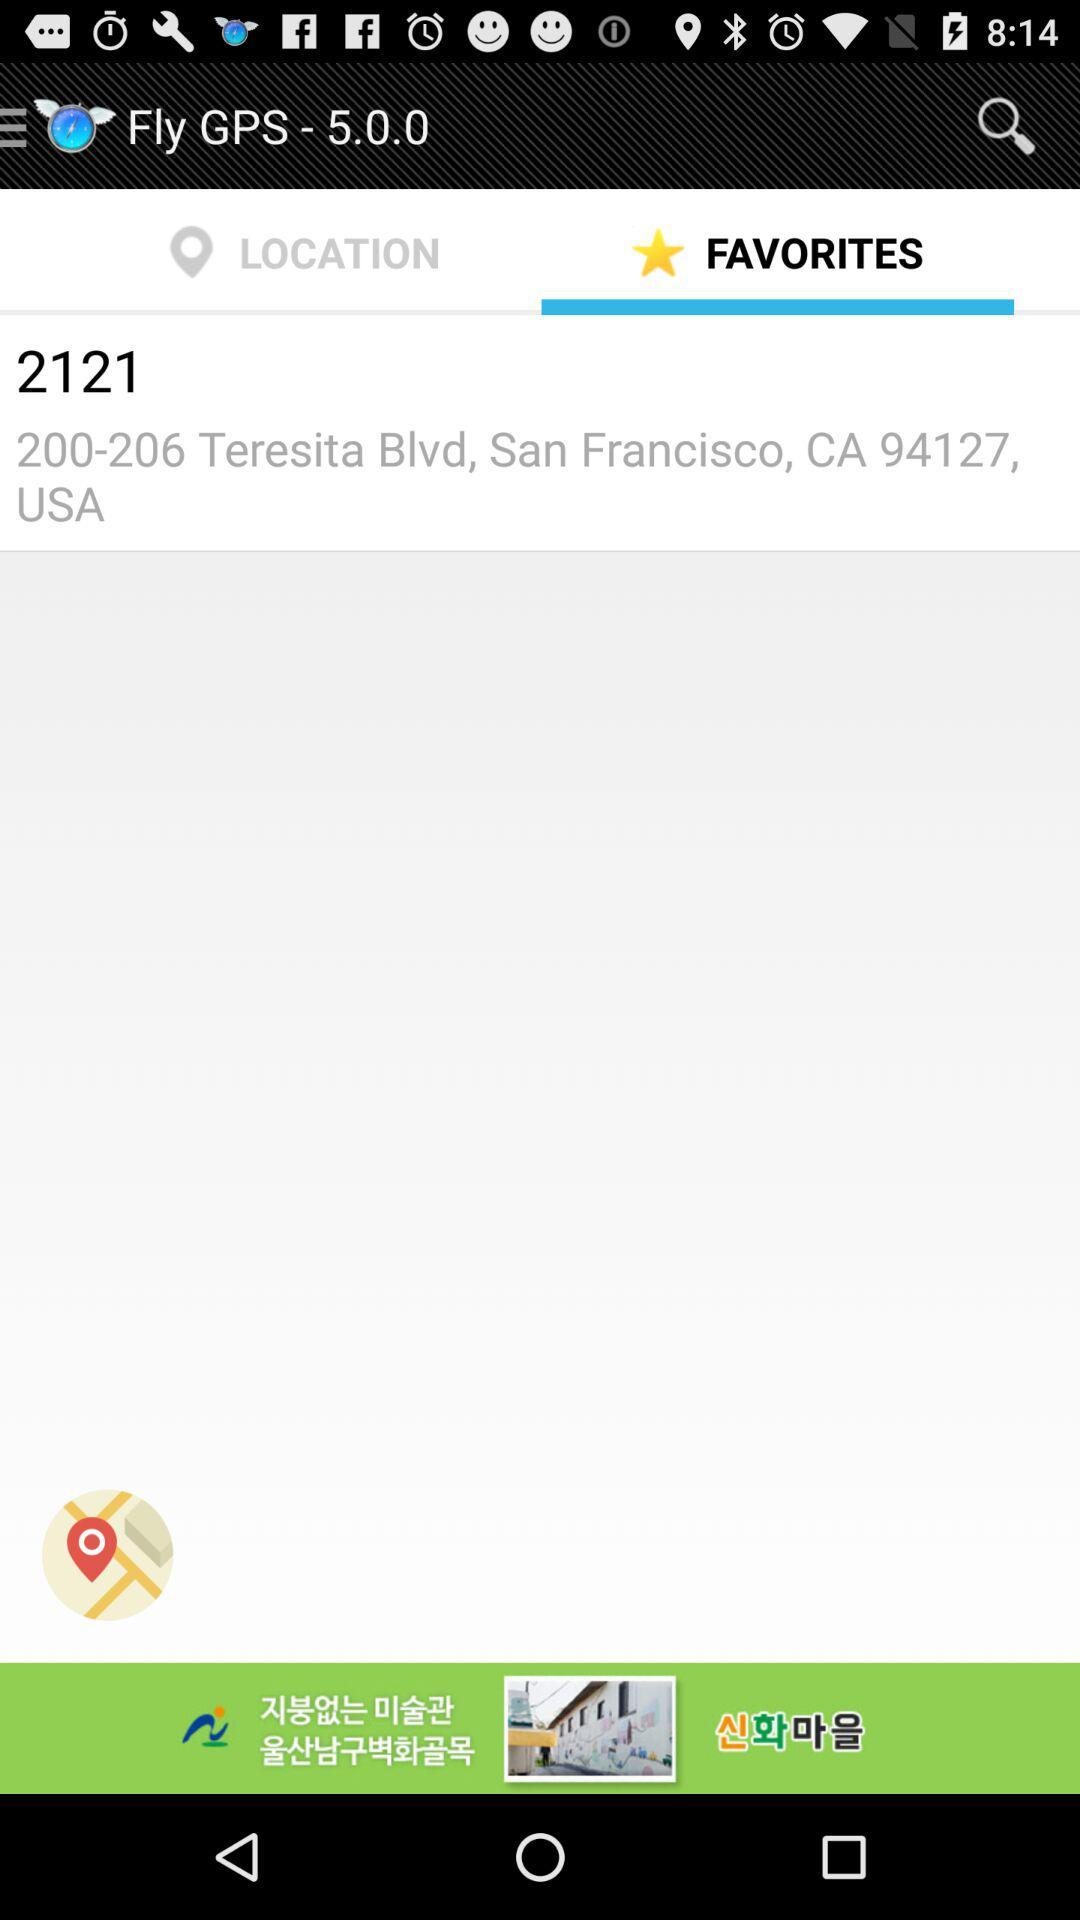  Describe the element at coordinates (540, 474) in the screenshot. I see `200 206 teresita icon` at that location.